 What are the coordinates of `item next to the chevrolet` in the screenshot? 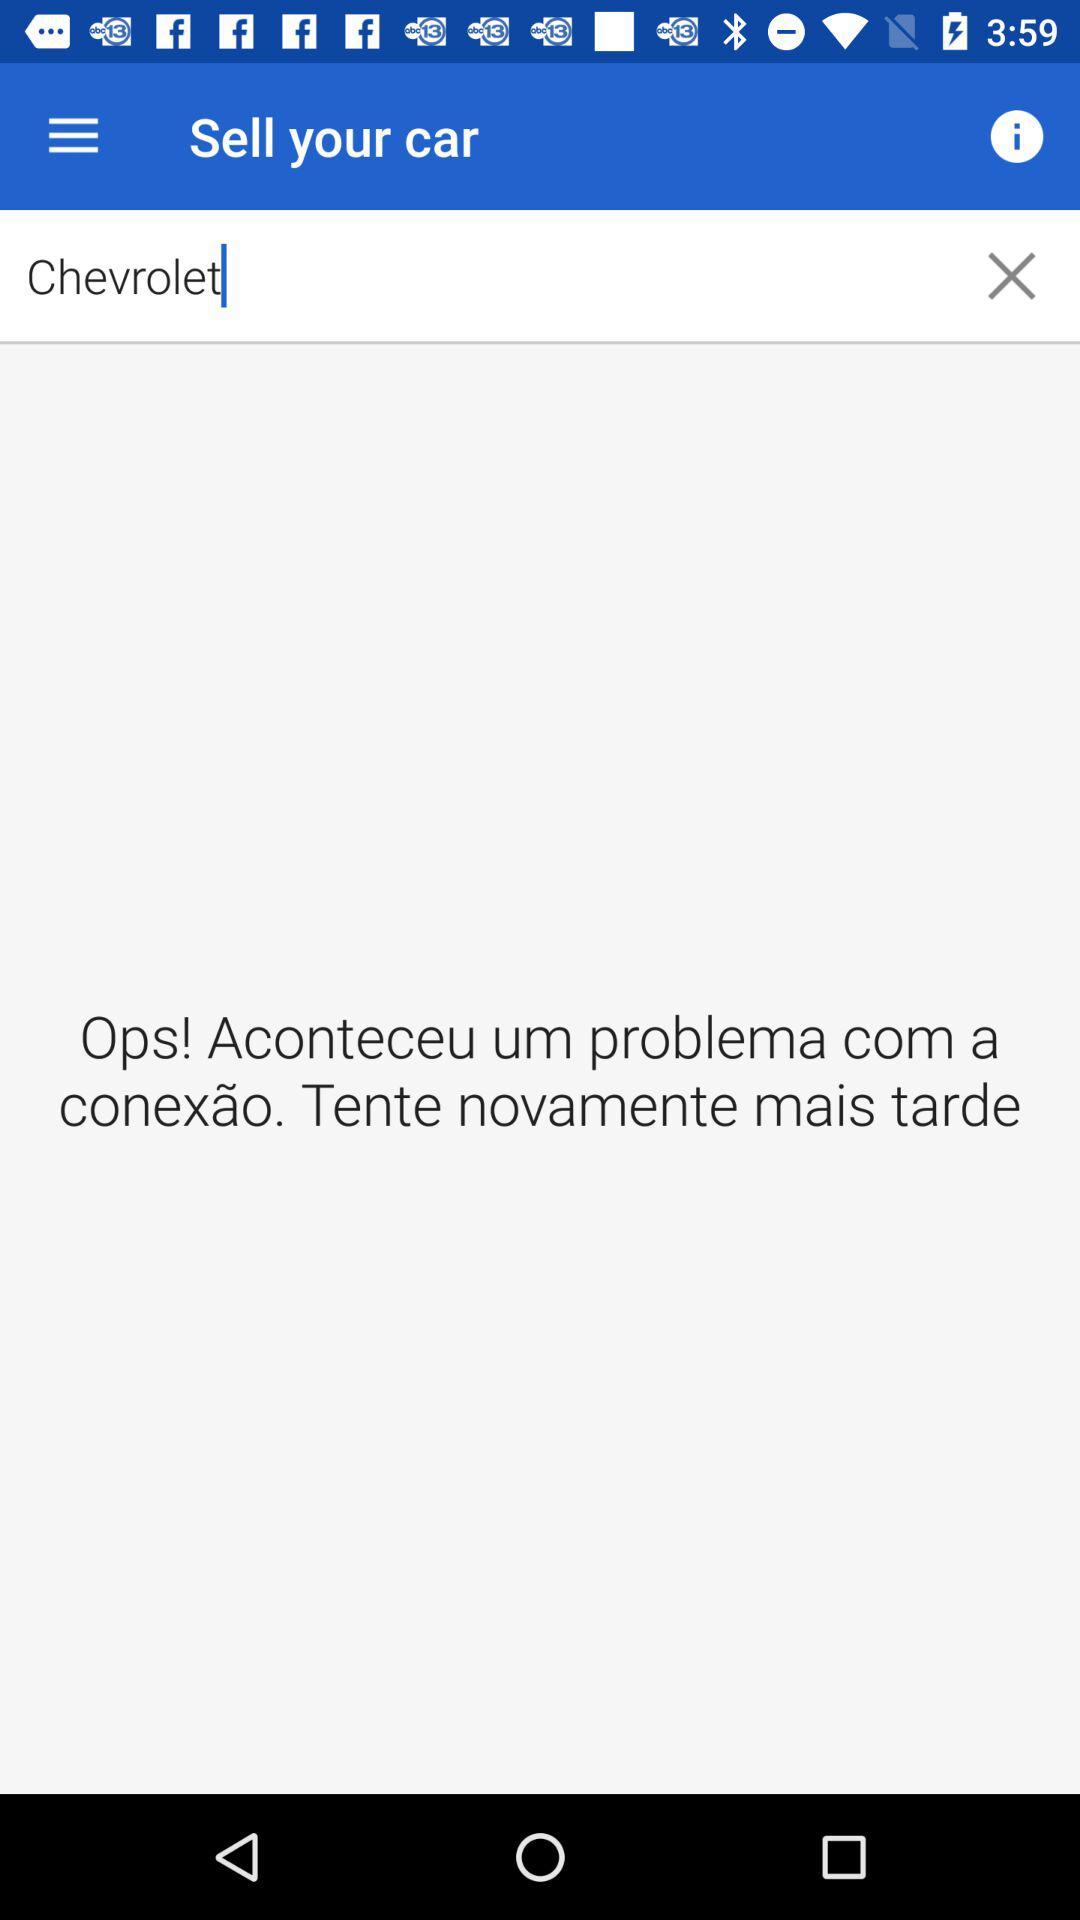 It's located at (1017, 135).